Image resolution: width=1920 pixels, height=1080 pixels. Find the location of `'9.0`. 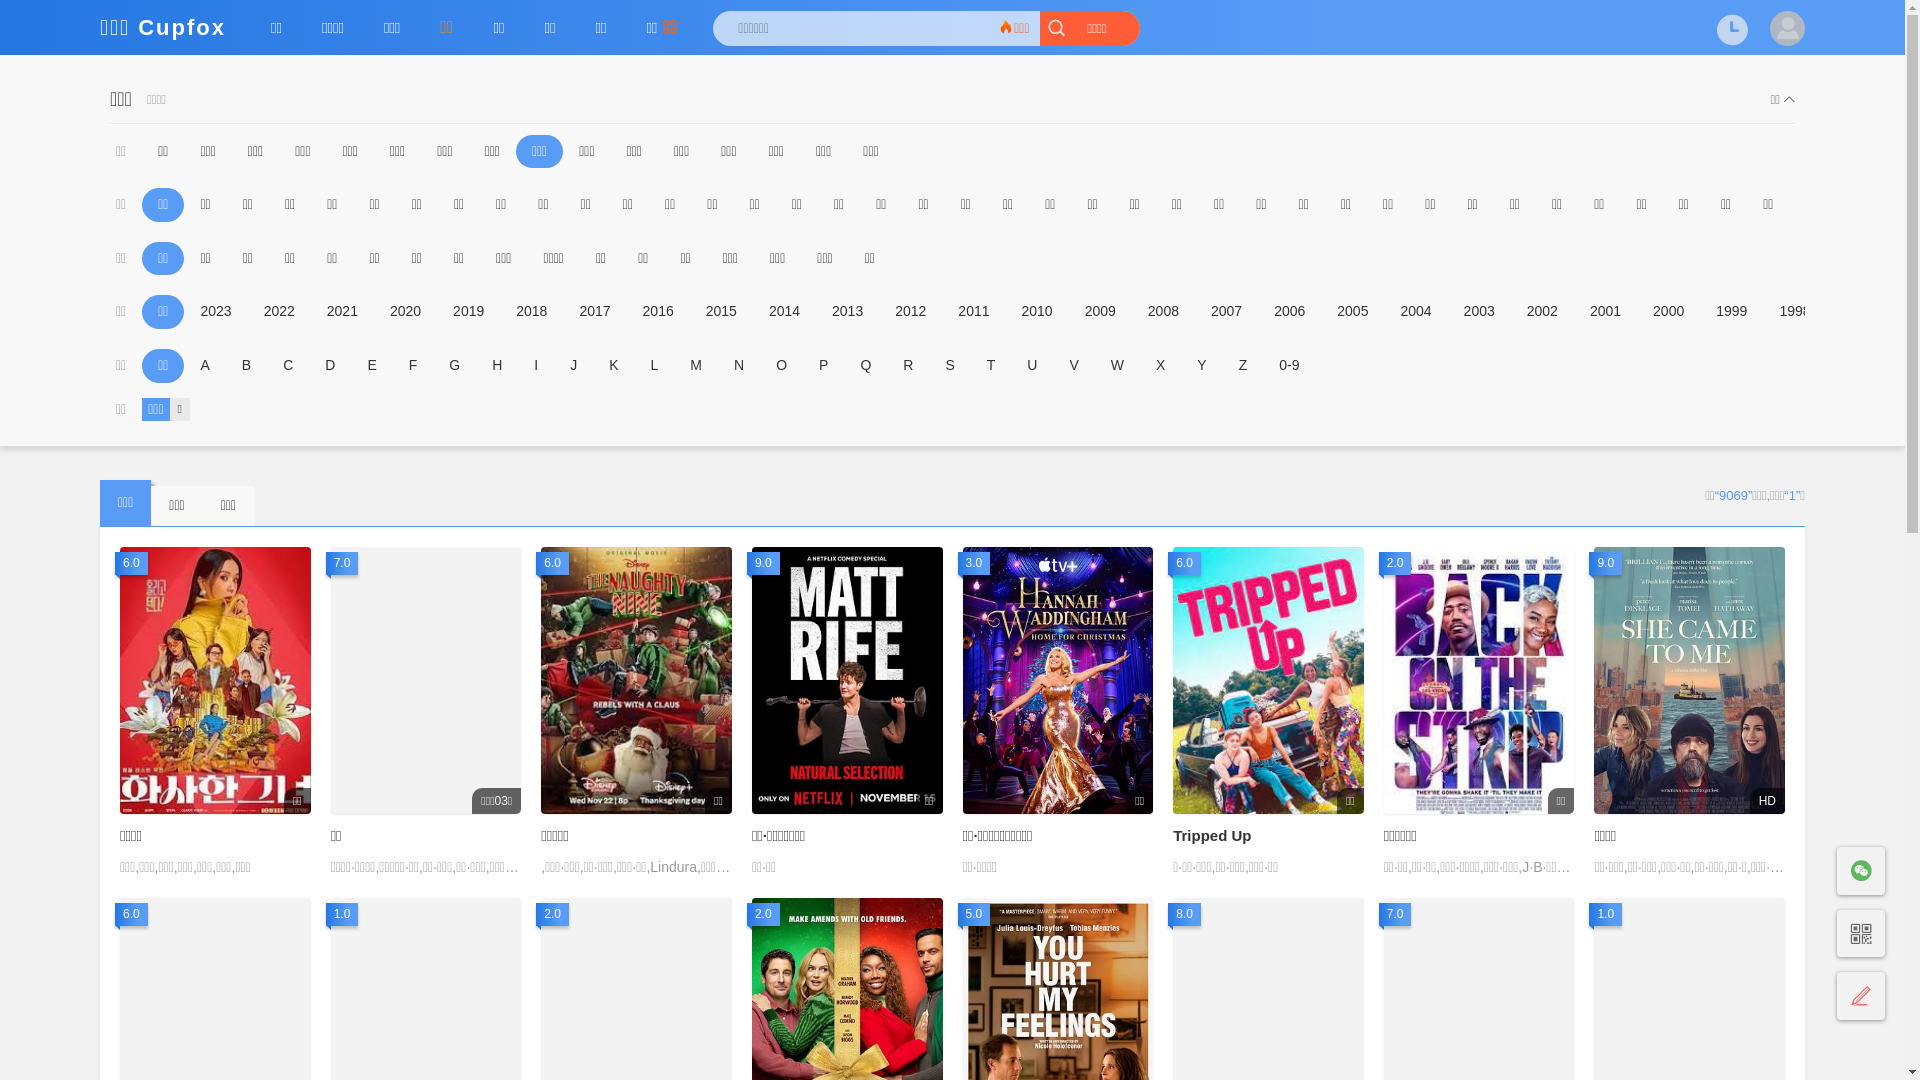

'9.0 is located at coordinates (1688, 679).